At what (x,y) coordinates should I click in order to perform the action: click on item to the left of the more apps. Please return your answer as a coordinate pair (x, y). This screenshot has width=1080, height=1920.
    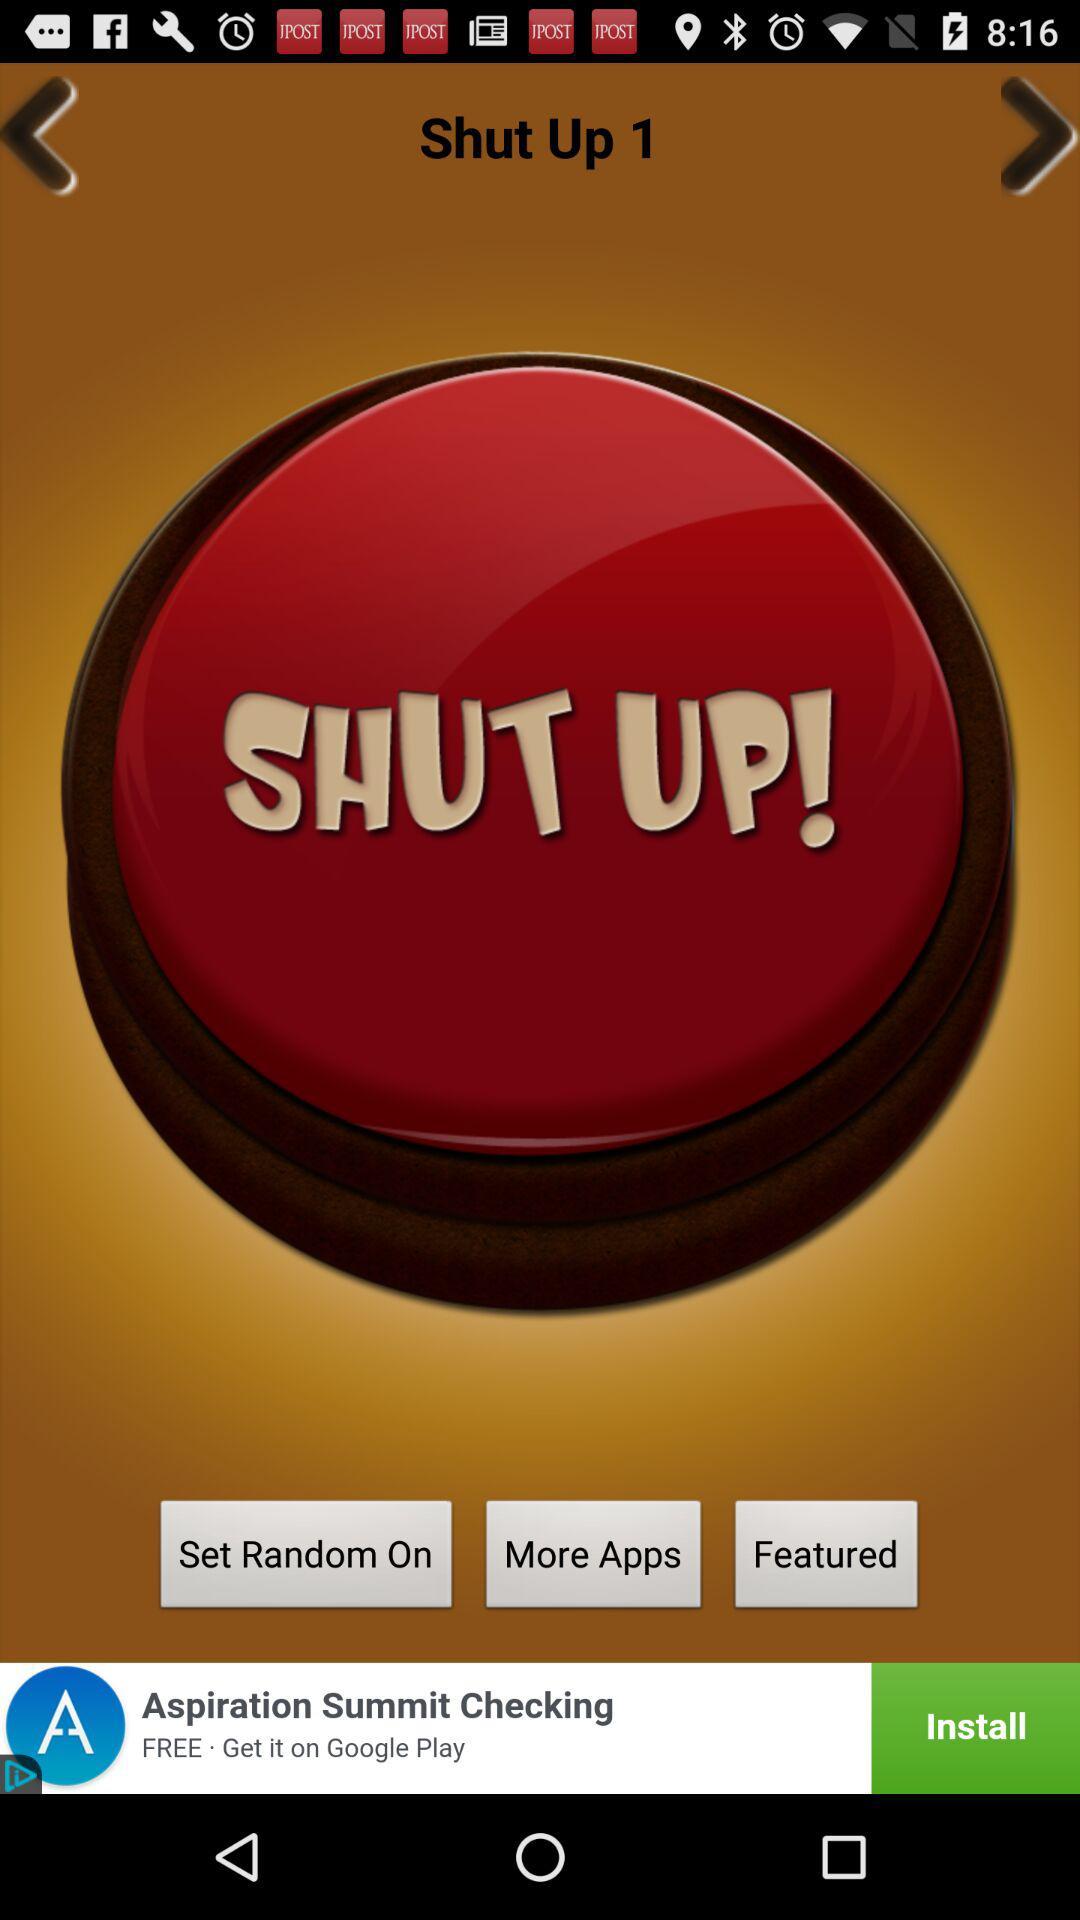
    Looking at the image, I should click on (306, 1559).